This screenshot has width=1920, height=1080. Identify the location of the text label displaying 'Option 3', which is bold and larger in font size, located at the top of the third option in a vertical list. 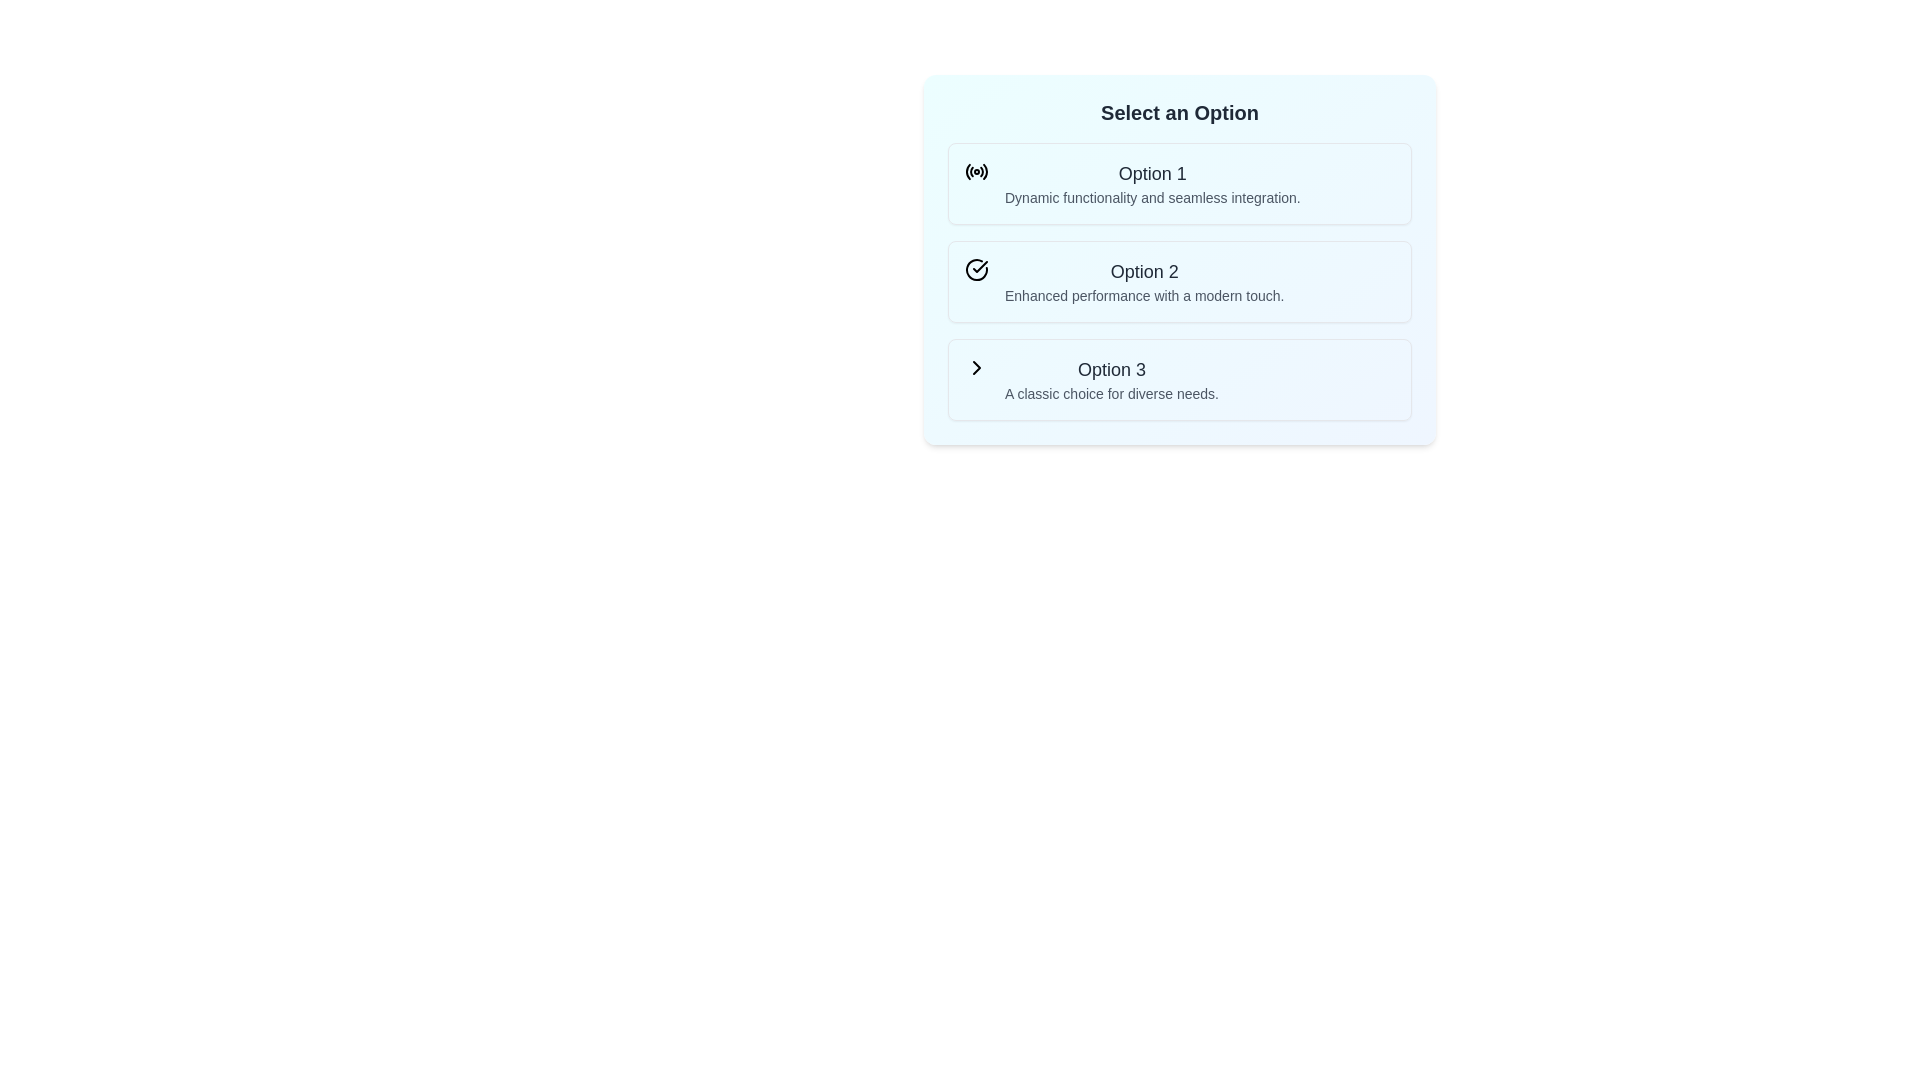
(1111, 370).